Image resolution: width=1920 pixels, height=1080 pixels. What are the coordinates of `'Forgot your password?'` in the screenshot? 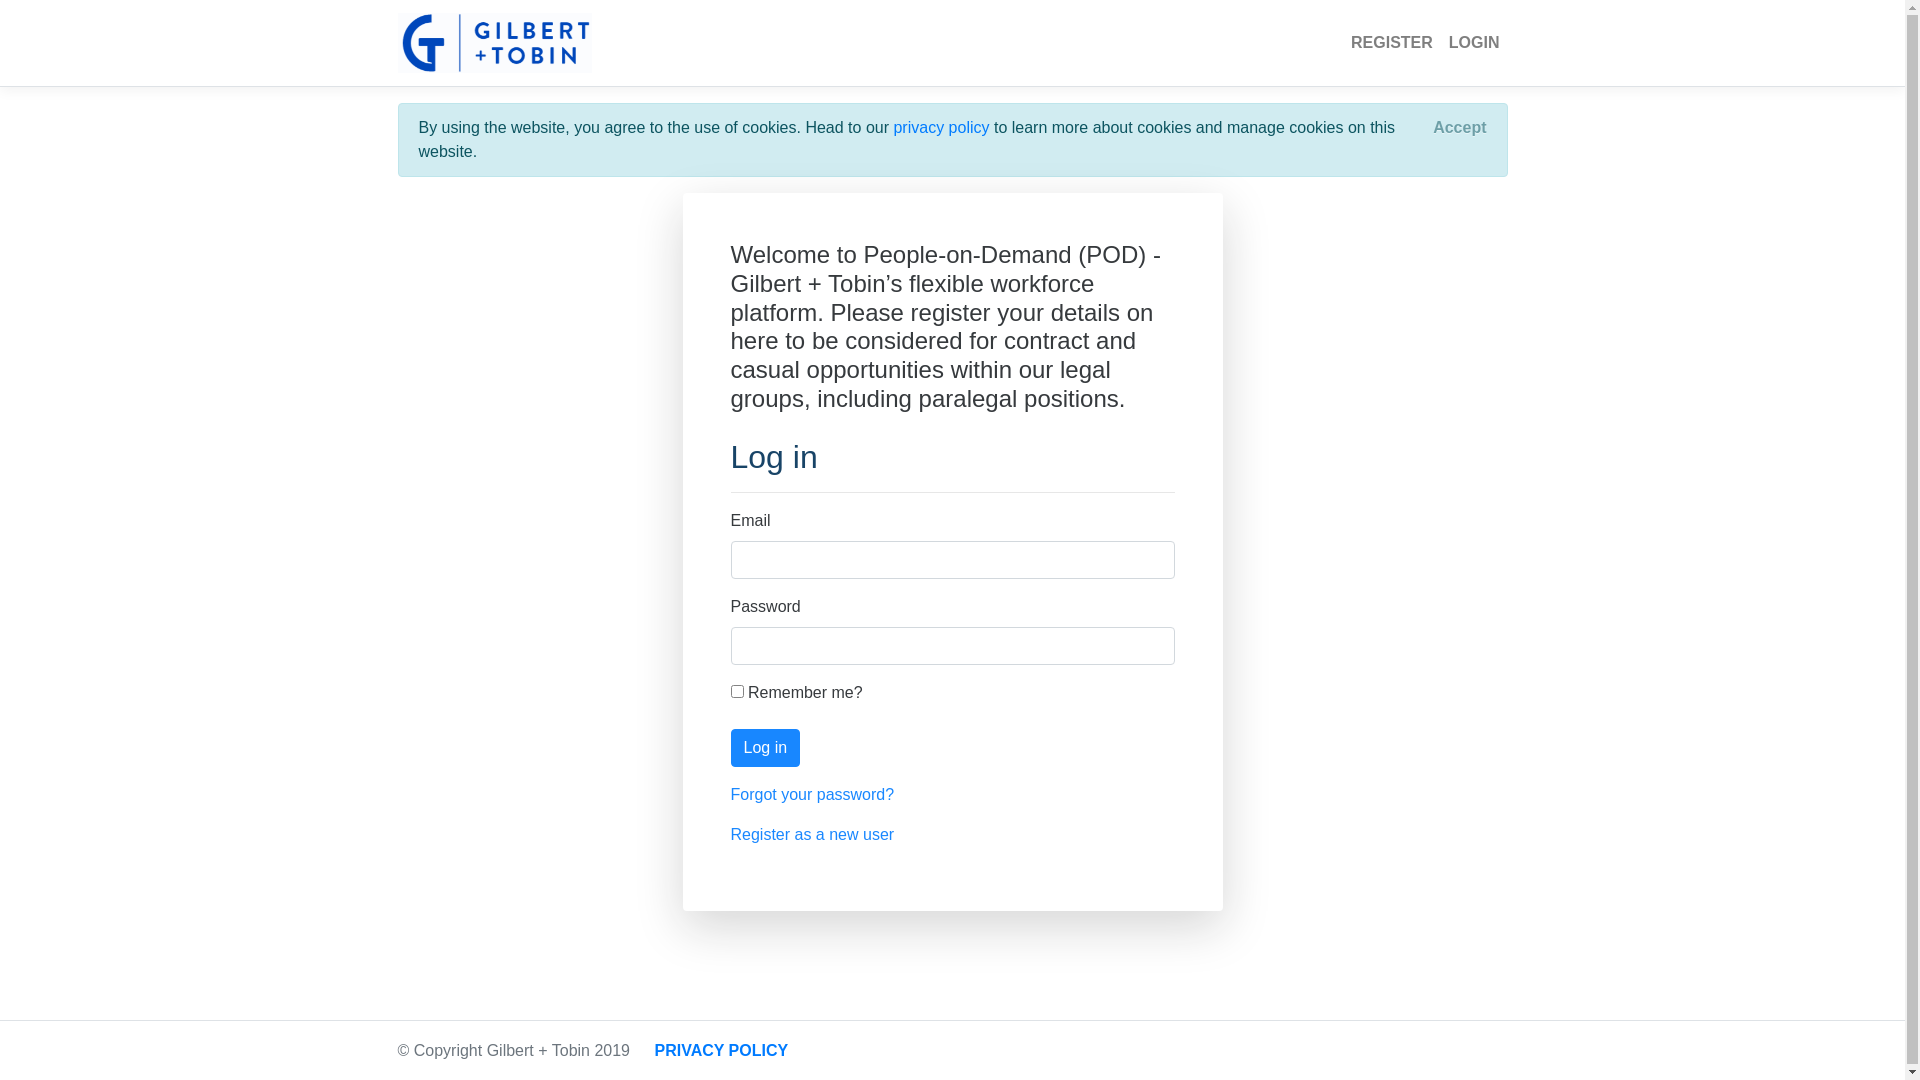 It's located at (728, 793).